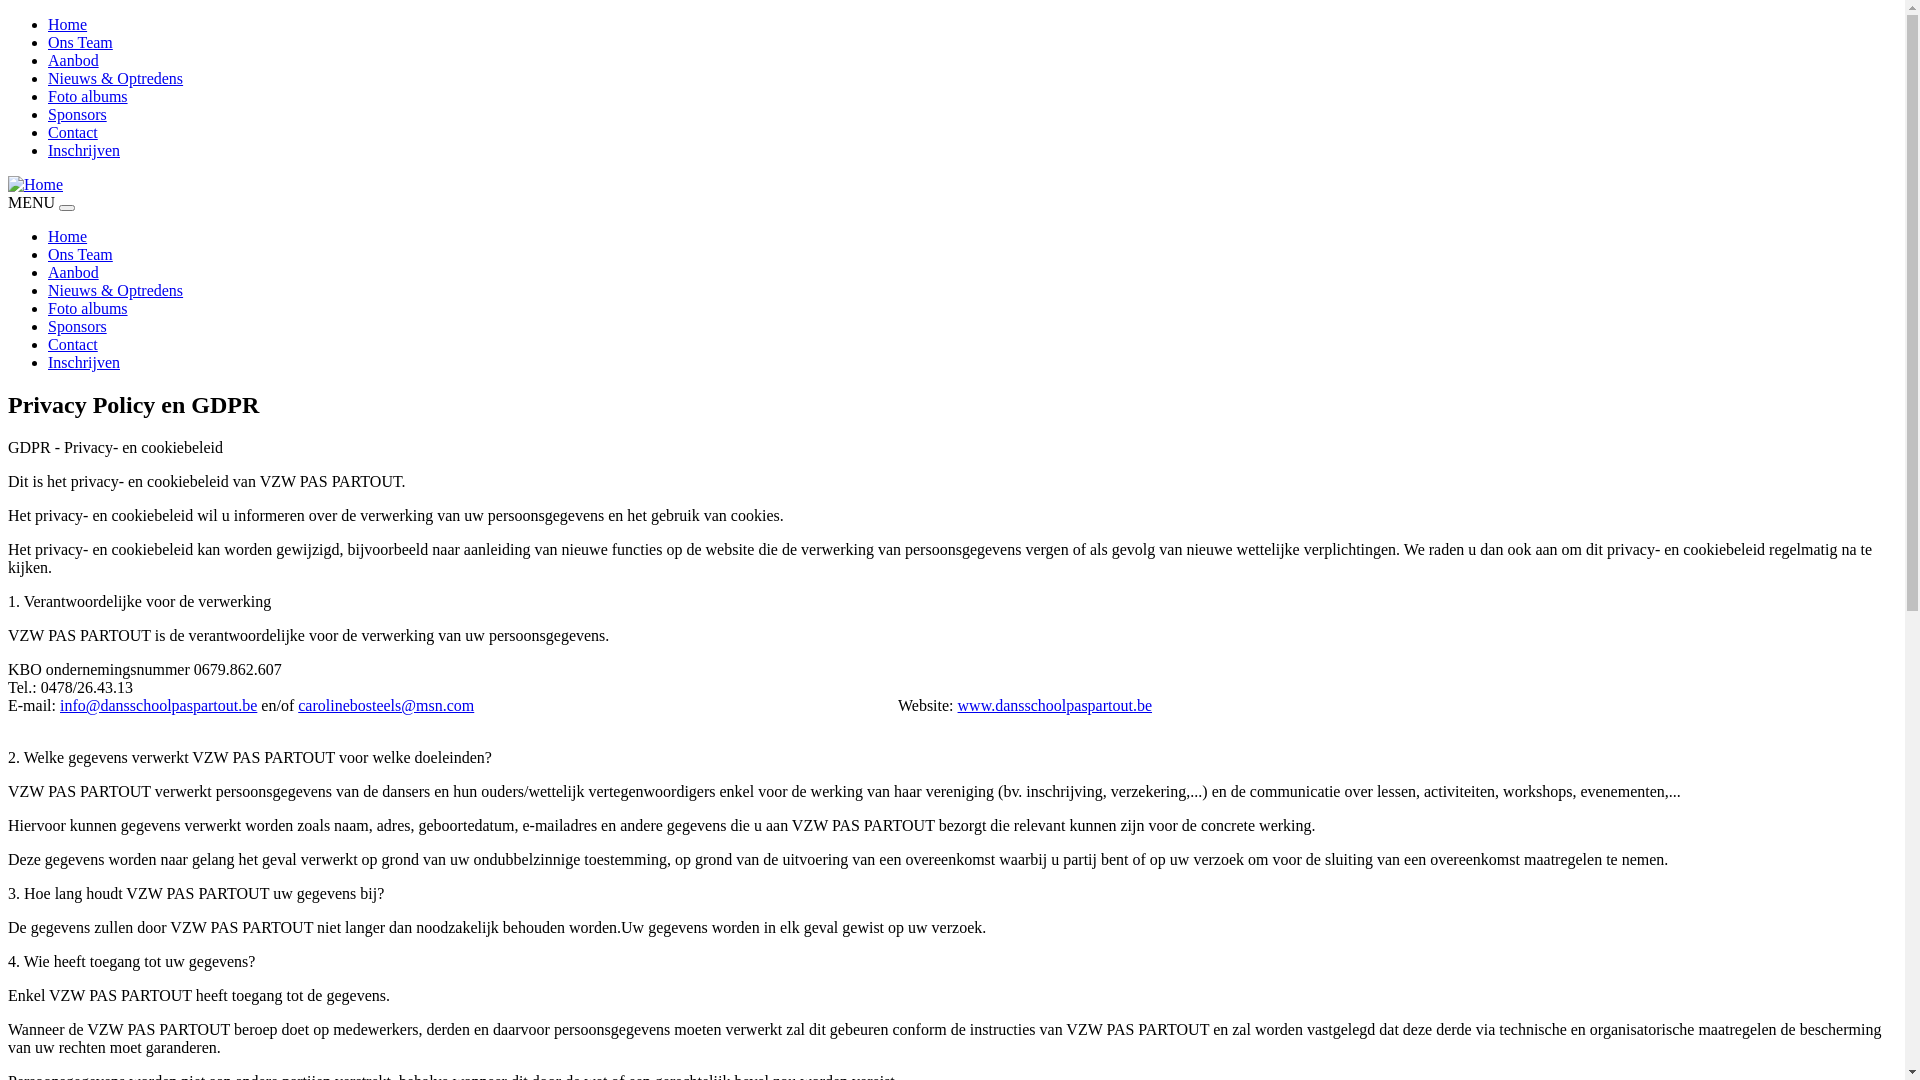 The width and height of the screenshot is (1920, 1080). Describe the element at coordinates (48, 132) in the screenshot. I see `'Contact'` at that location.